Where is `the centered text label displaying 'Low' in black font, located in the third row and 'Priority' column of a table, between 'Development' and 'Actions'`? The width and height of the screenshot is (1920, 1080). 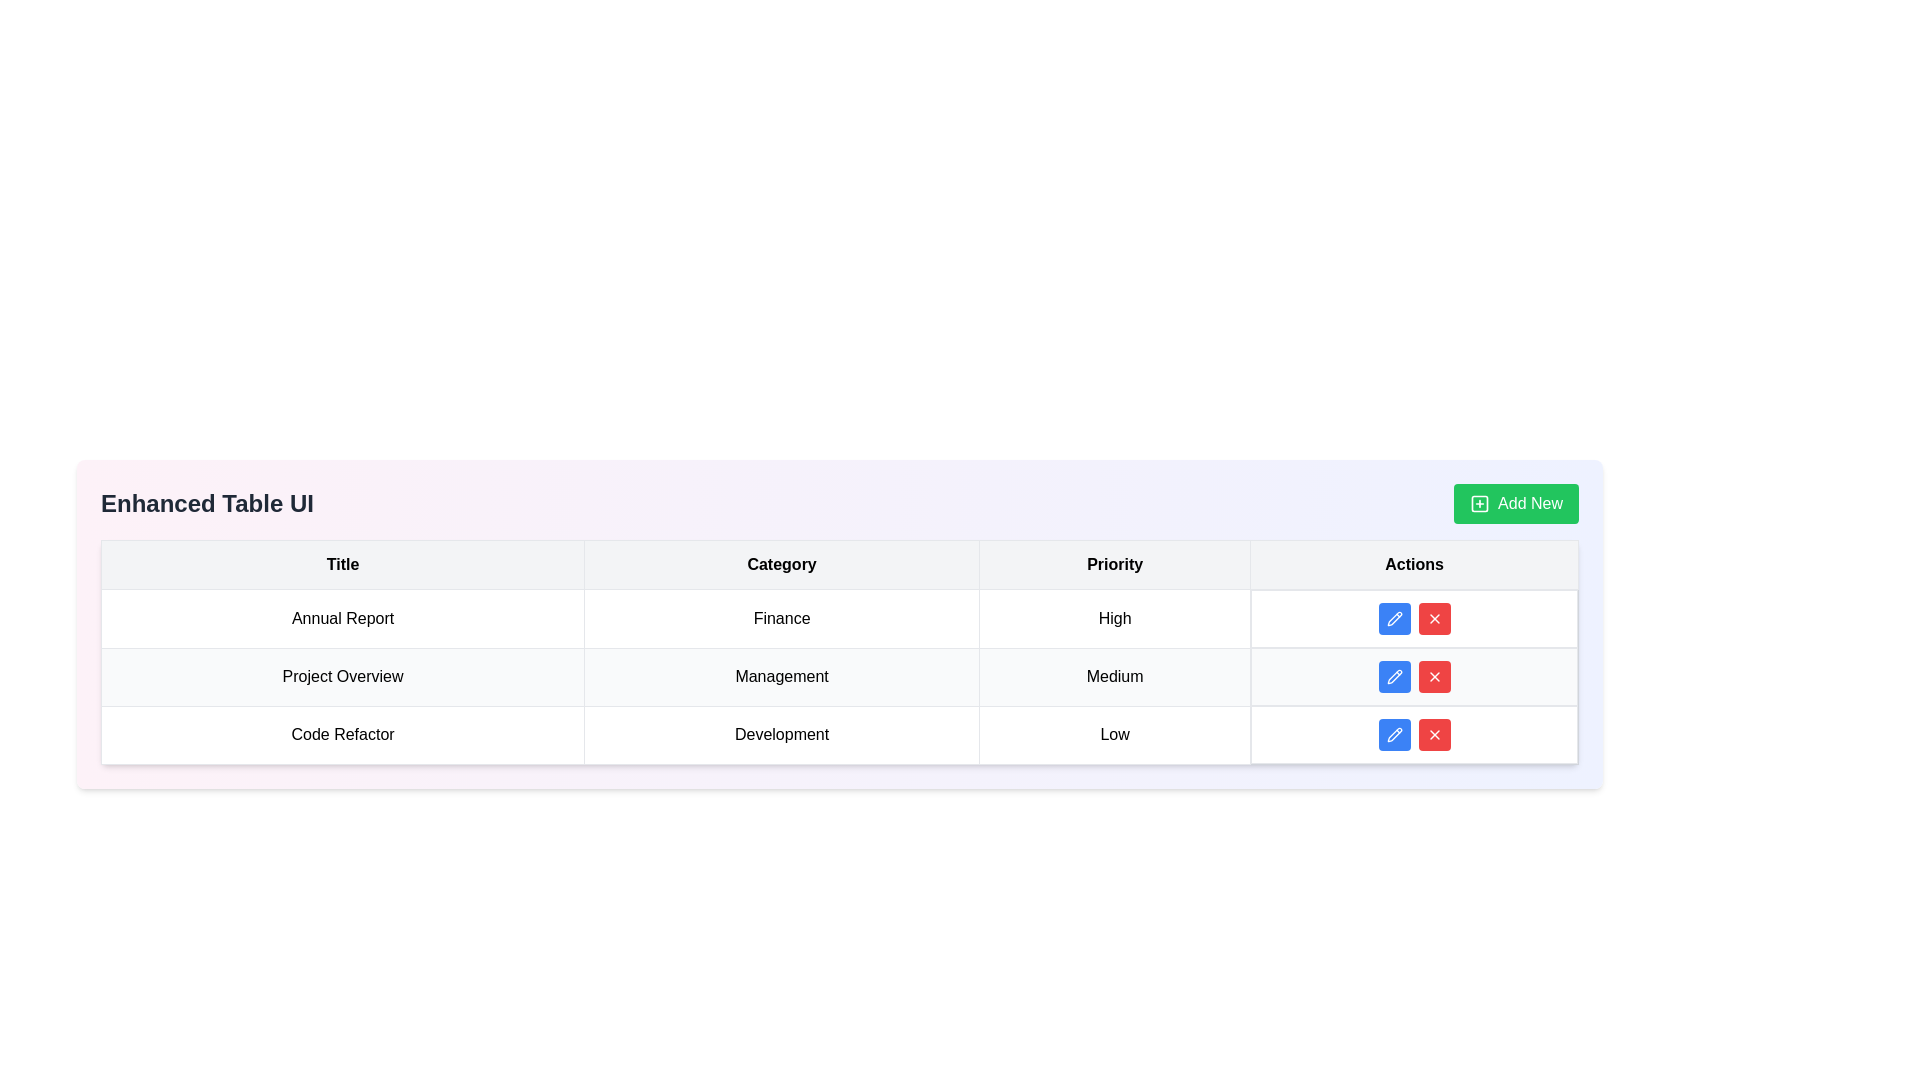 the centered text label displaying 'Low' in black font, located in the third row and 'Priority' column of a table, between 'Development' and 'Actions' is located at coordinates (1114, 735).